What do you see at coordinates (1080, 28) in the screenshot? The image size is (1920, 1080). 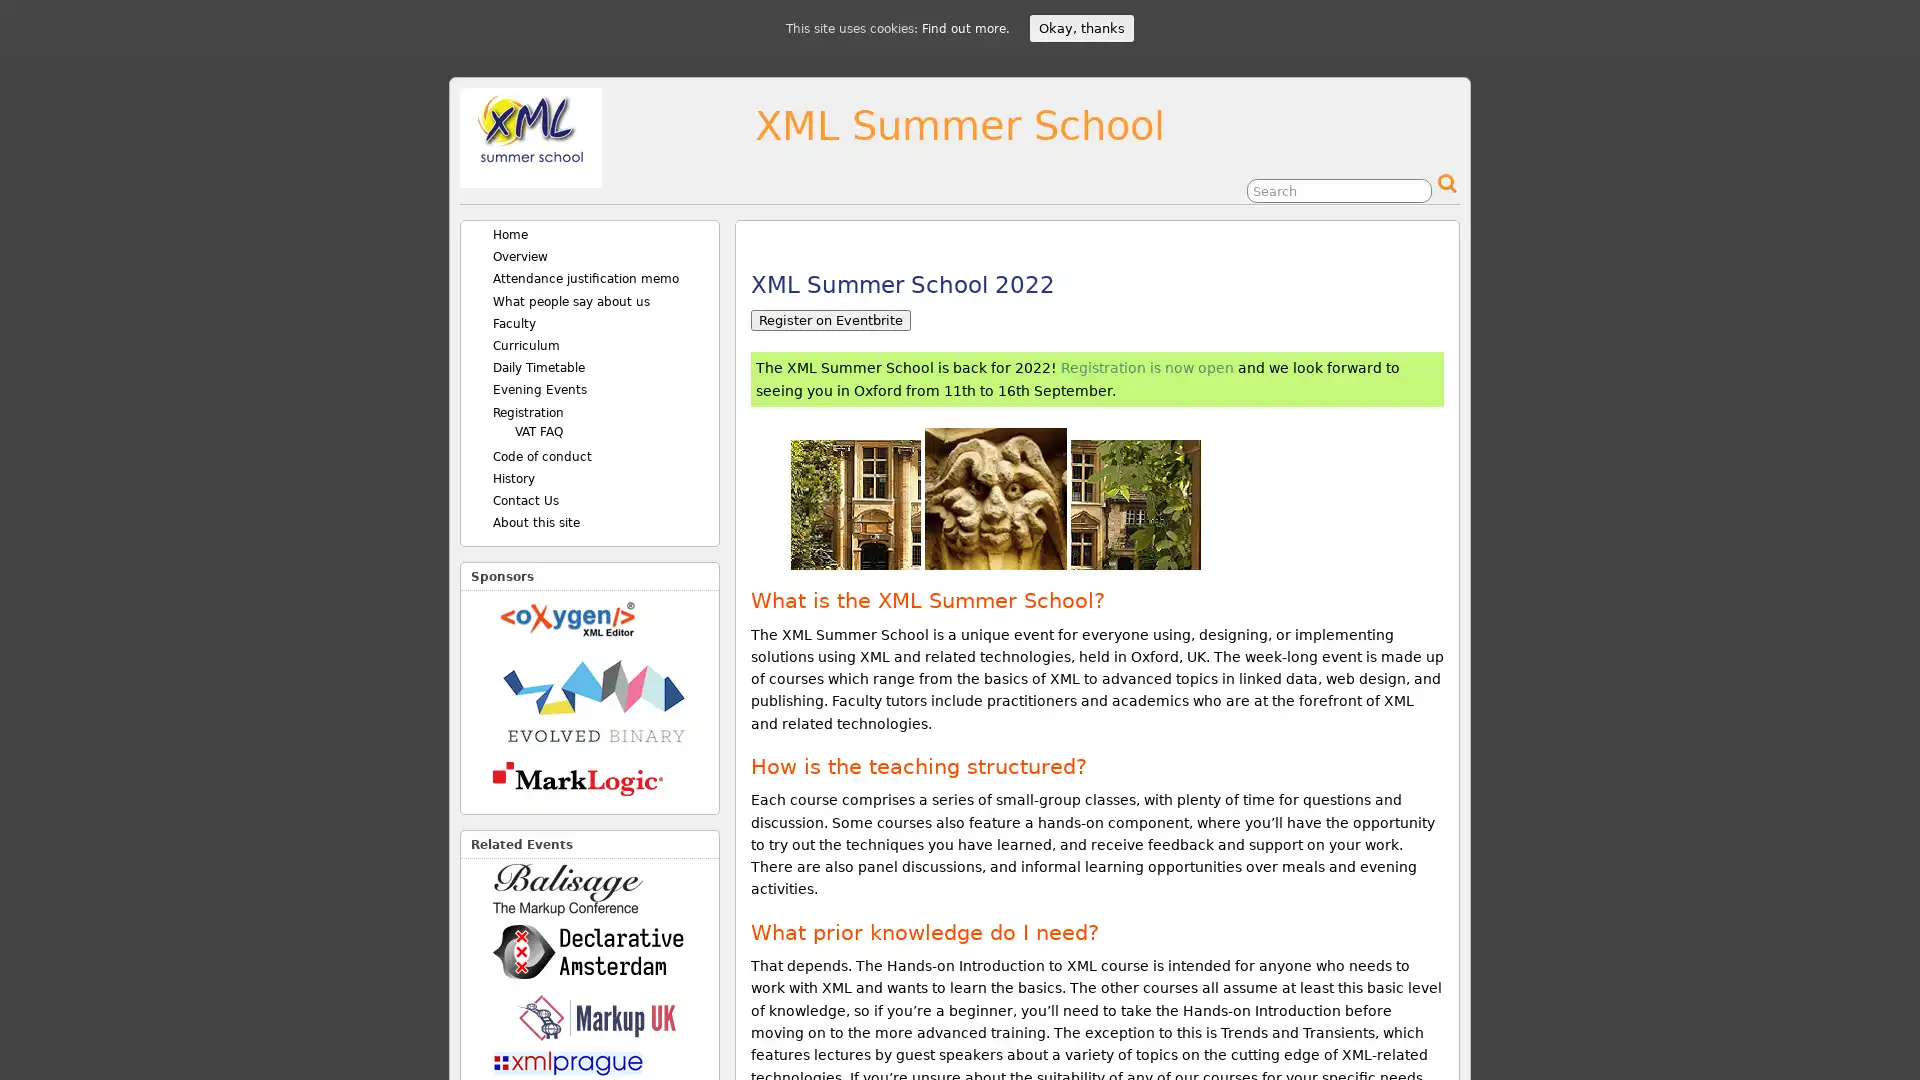 I see `Okay, thanks` at bounding box center [1080, 28].